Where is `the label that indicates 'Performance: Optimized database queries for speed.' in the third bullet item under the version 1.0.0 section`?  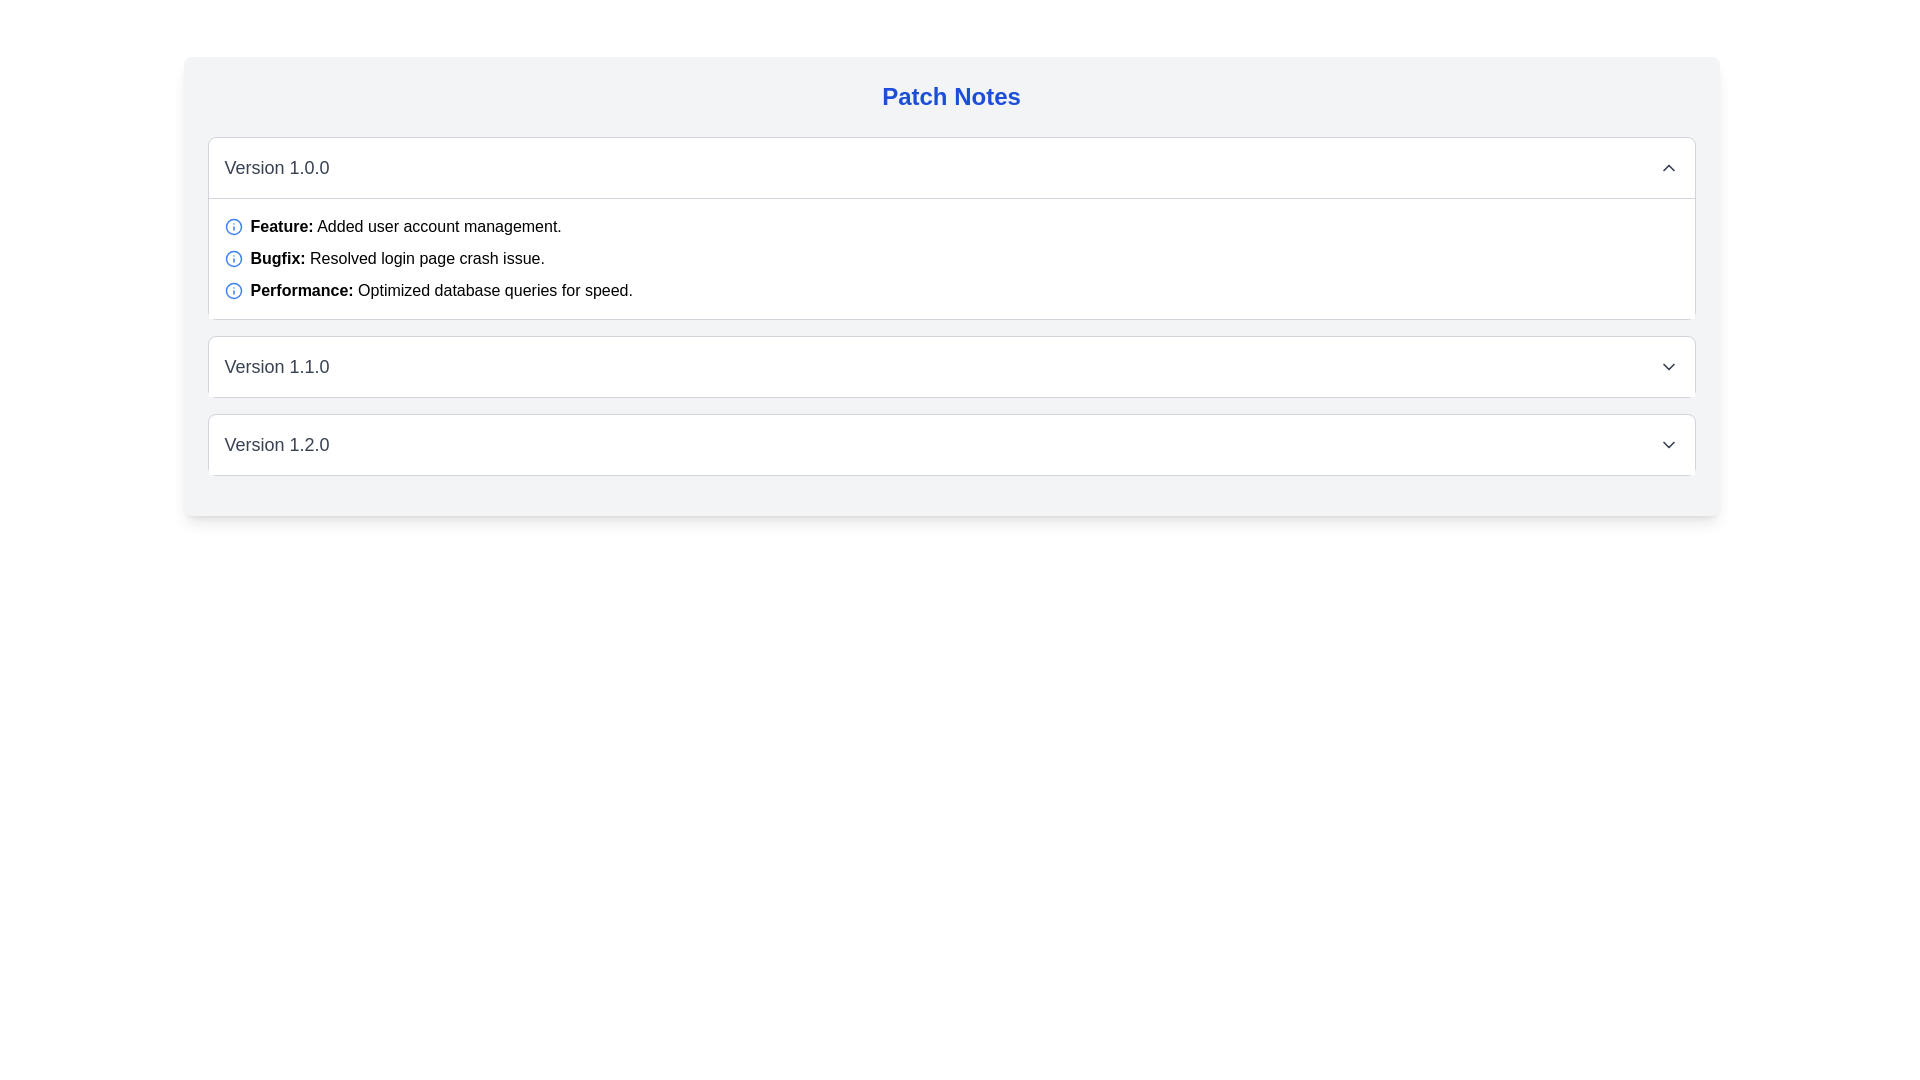
the label that indicates 'Performance: Optimized database queries for speed.' in the third bullet item under the version 1.0.0 section is located at coordinates (301, 290).